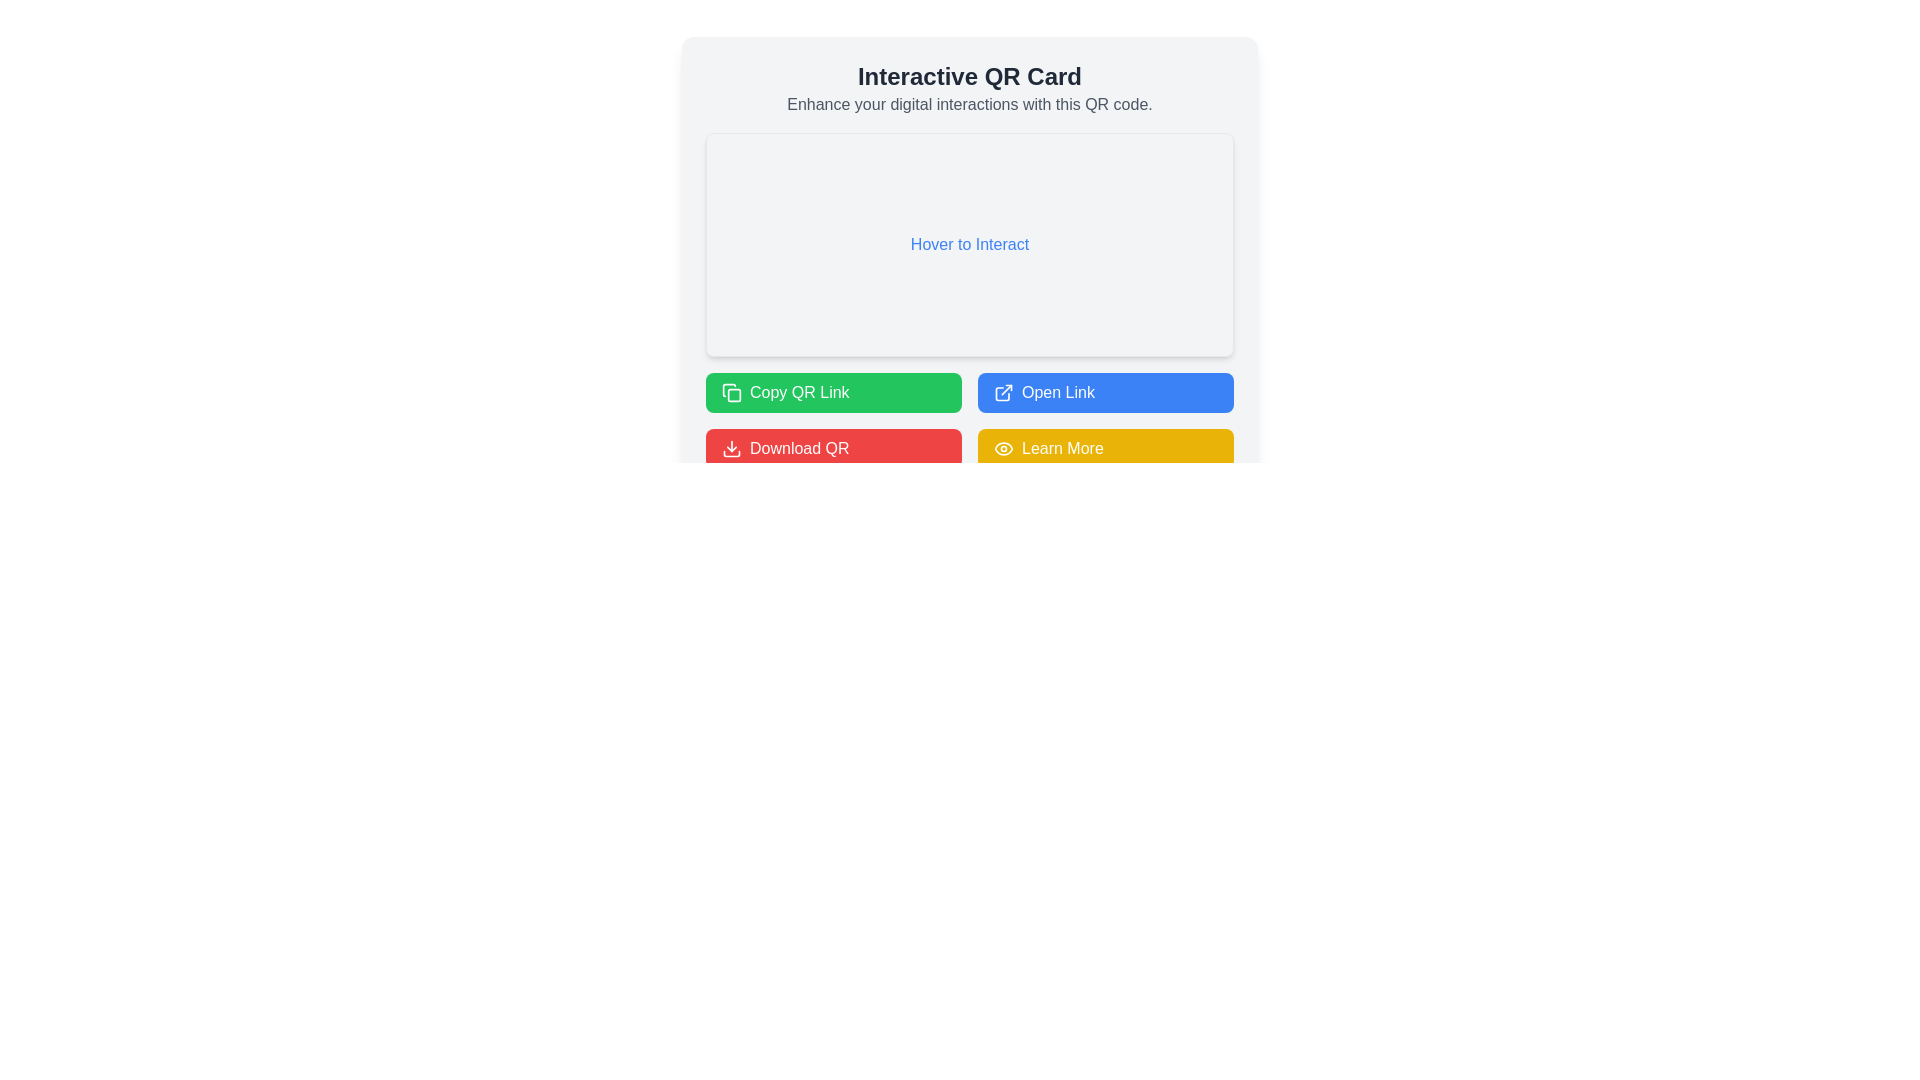 The height and width of the screenshot is (1080, 1920). What do you see at coordinates (969, 419) in the screenshot?
I see `the grid layout containing four buttons, which includes a green 'Copy QR Link', a blue 'Open Link', a red 'Download QR', and a yellow 'Learn More'` at bounding box center [969, 419].